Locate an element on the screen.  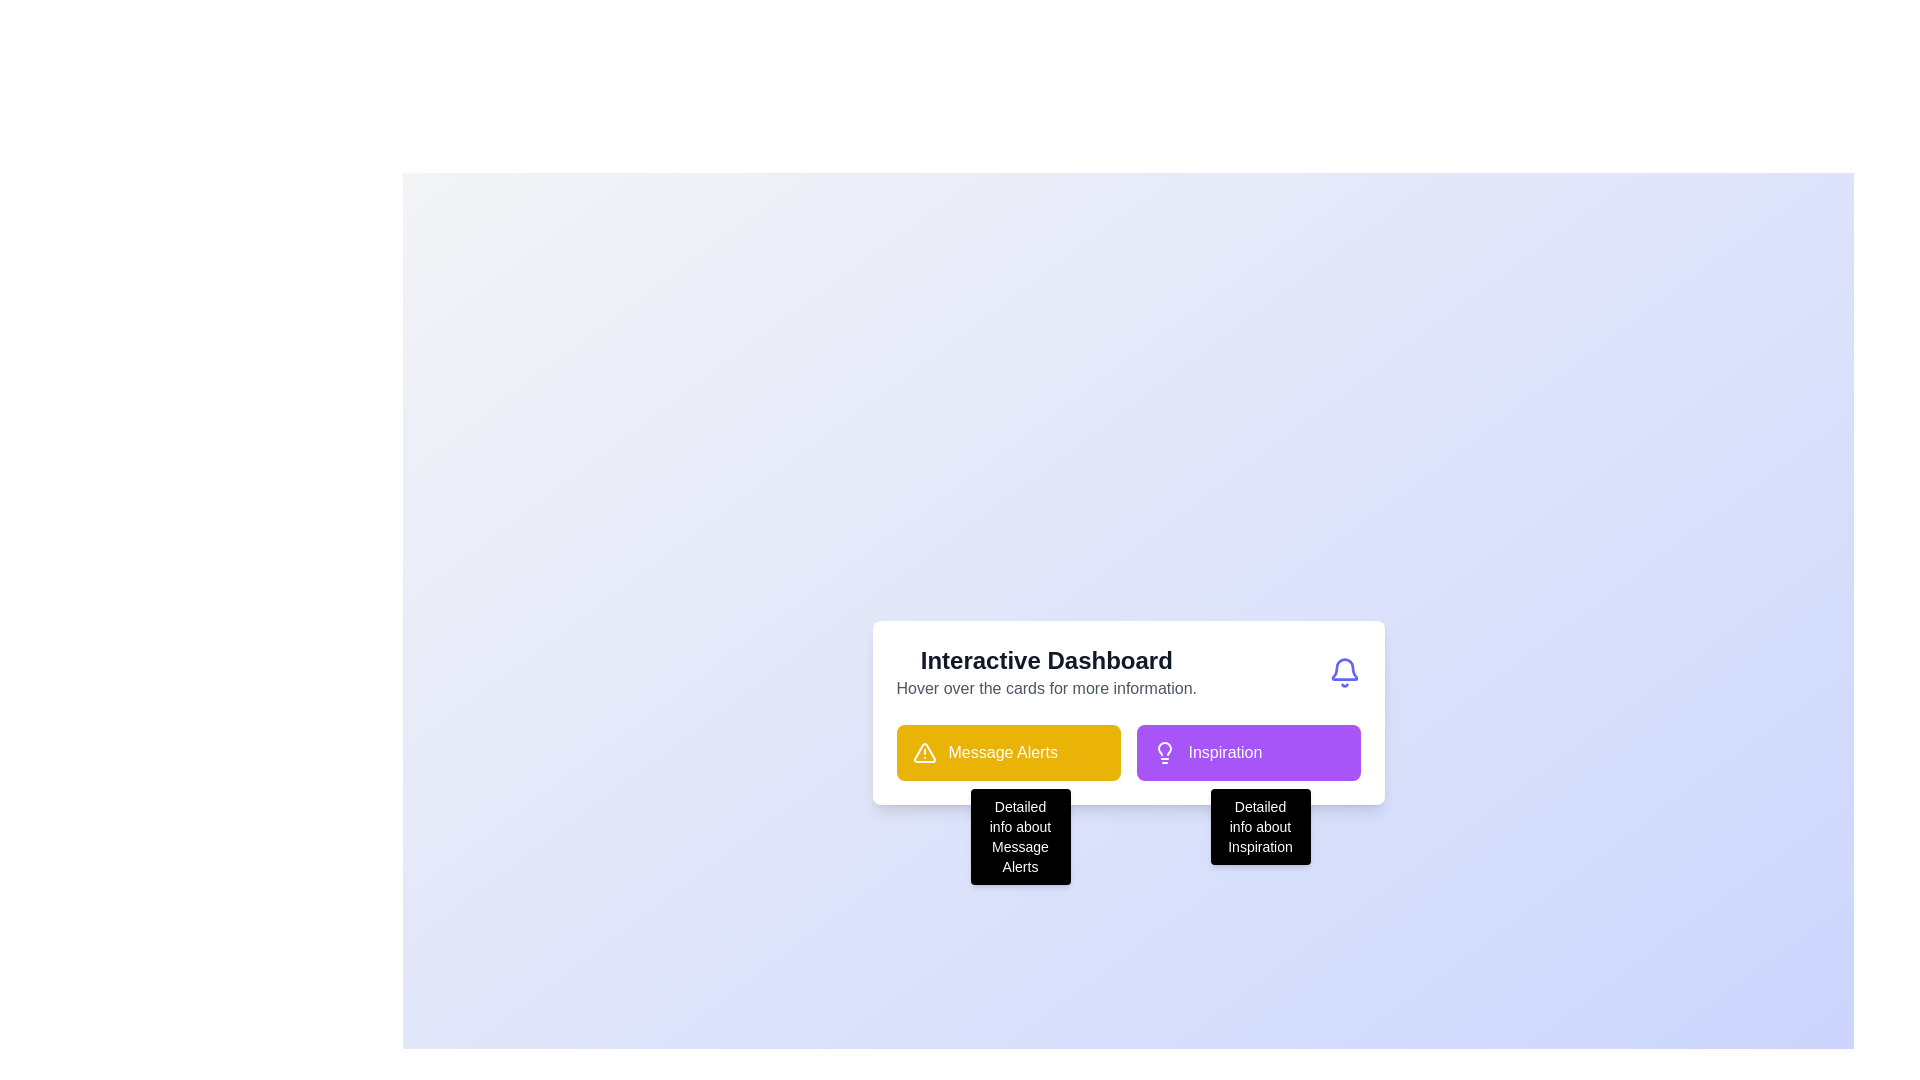
the lightbulb icon representing the 'Inspiration' section, which is located within the purple card labeled 'Inspiration' in the lower right segment of the interface is located at coordinates (1164, 752).